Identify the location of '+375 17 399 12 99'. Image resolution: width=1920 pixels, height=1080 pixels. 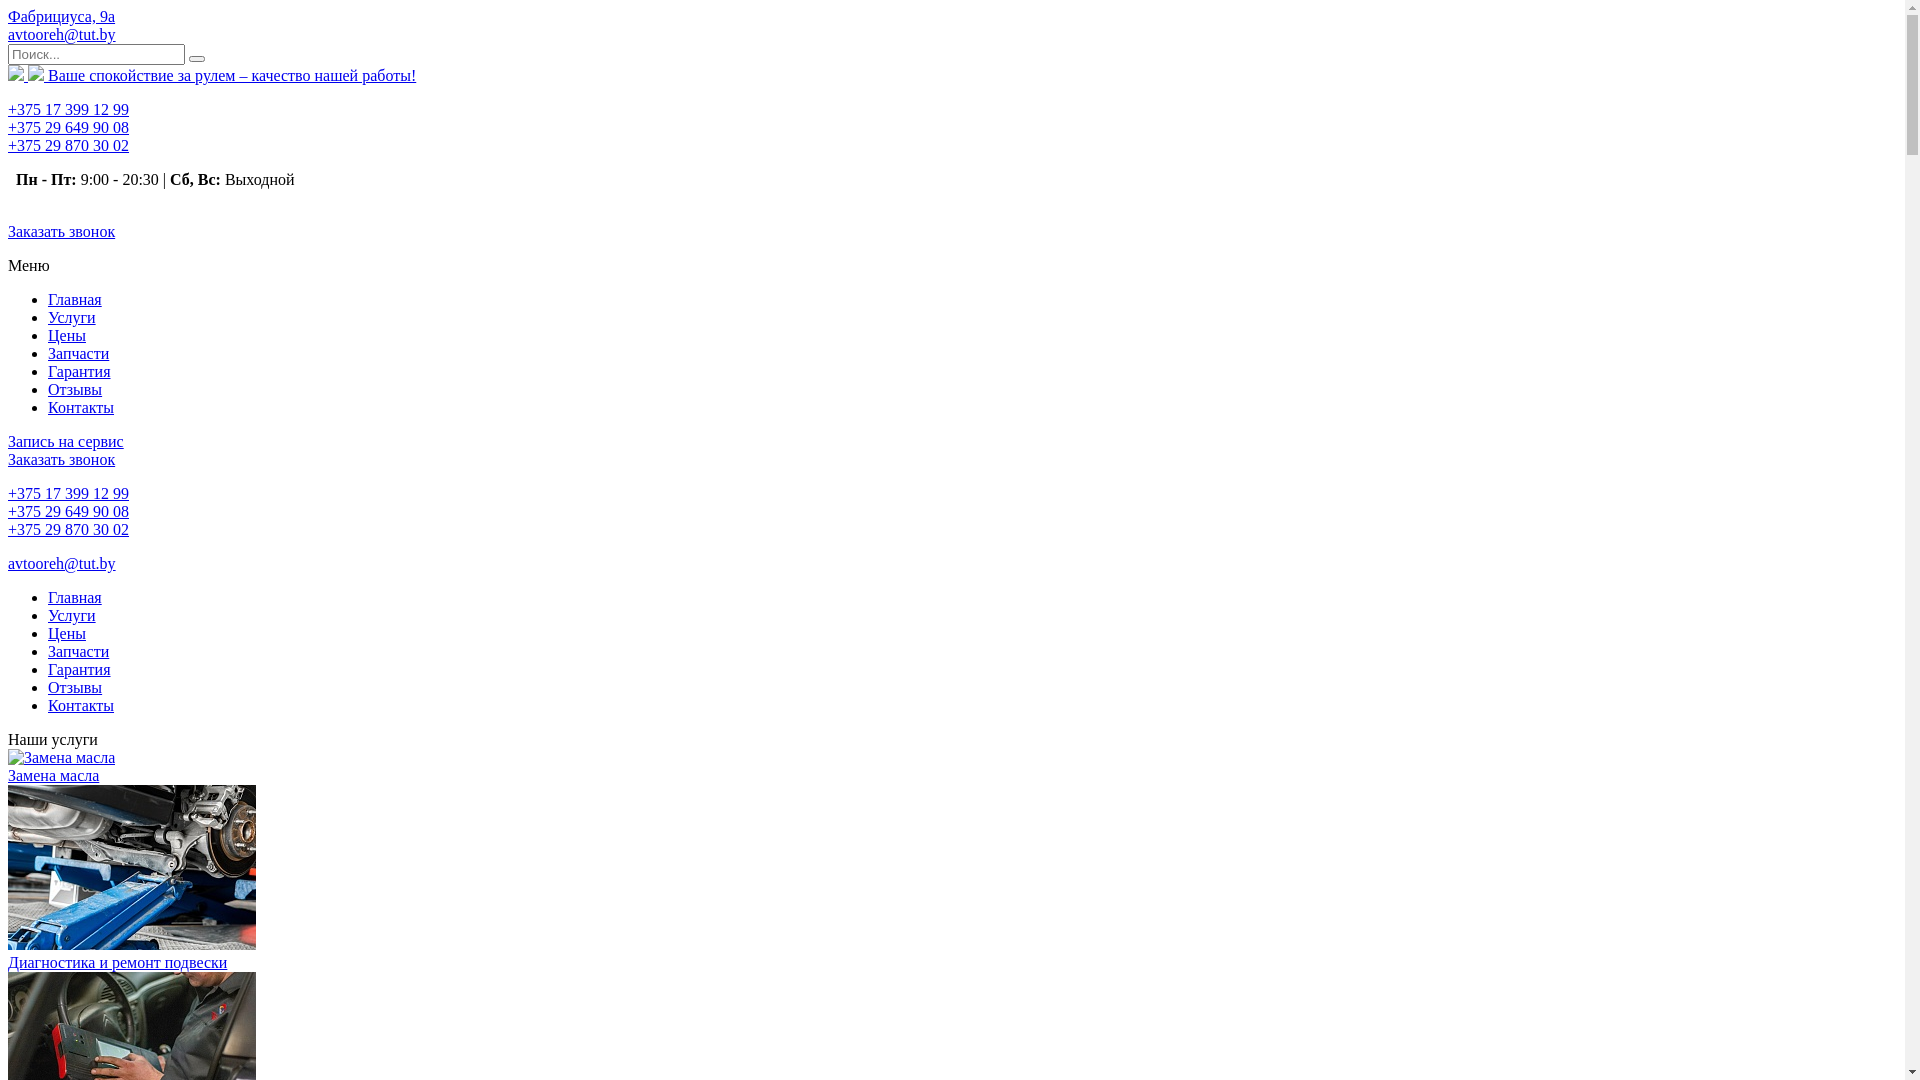
(68, 493).